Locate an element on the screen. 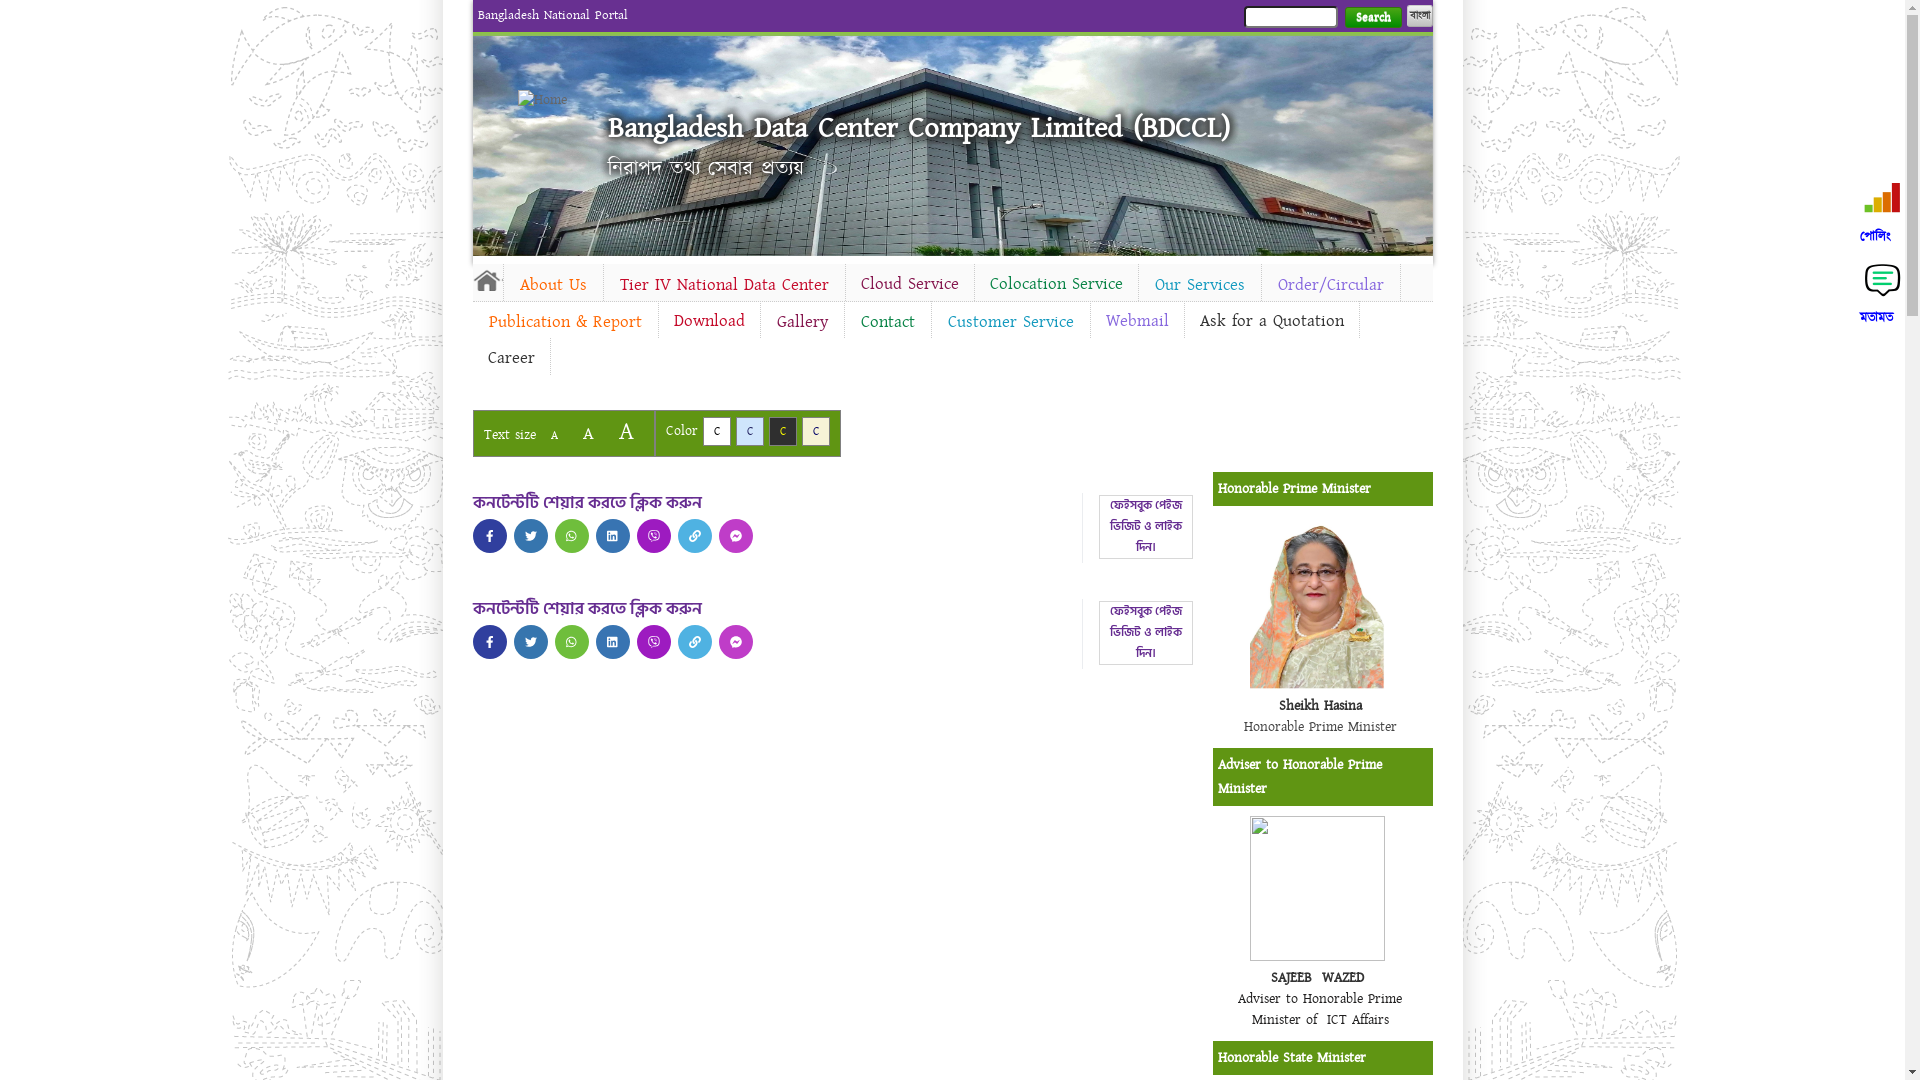  'Contact' is located at coordinates (844, 320).